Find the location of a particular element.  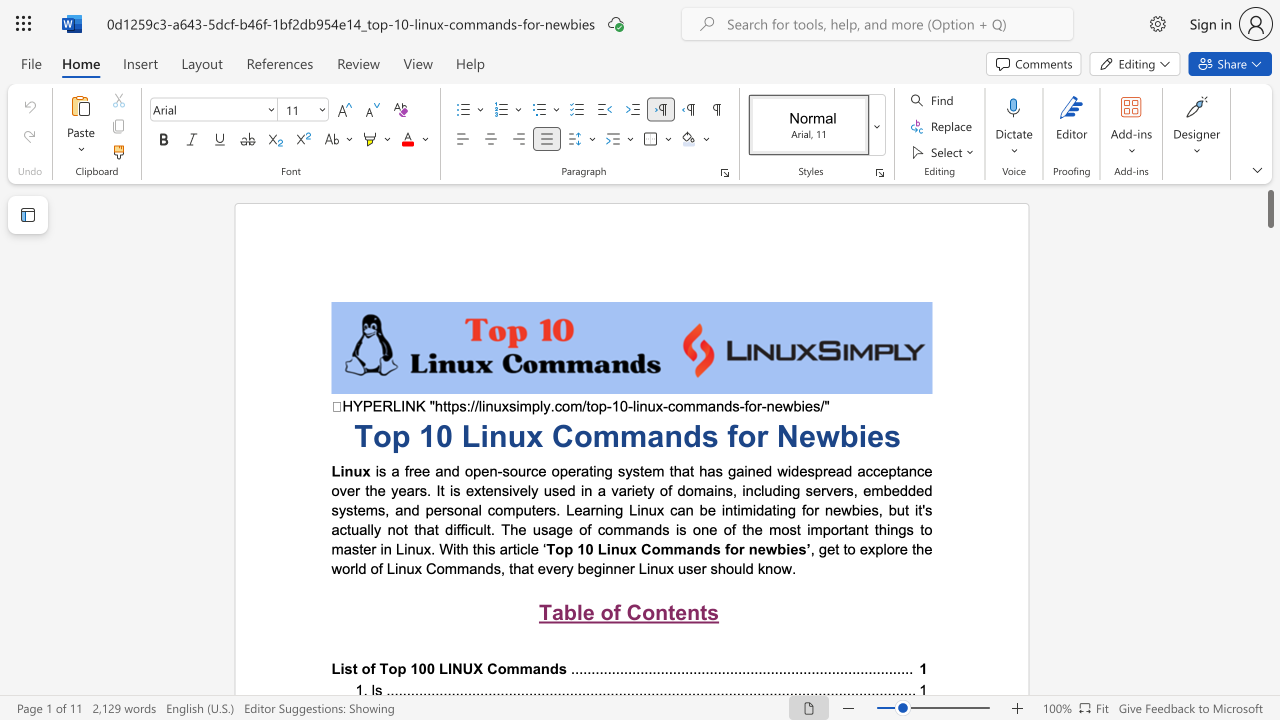

the subset text "and" within the text "List of Top 100 LINUX Commands" is located at coordinates (532, 668).